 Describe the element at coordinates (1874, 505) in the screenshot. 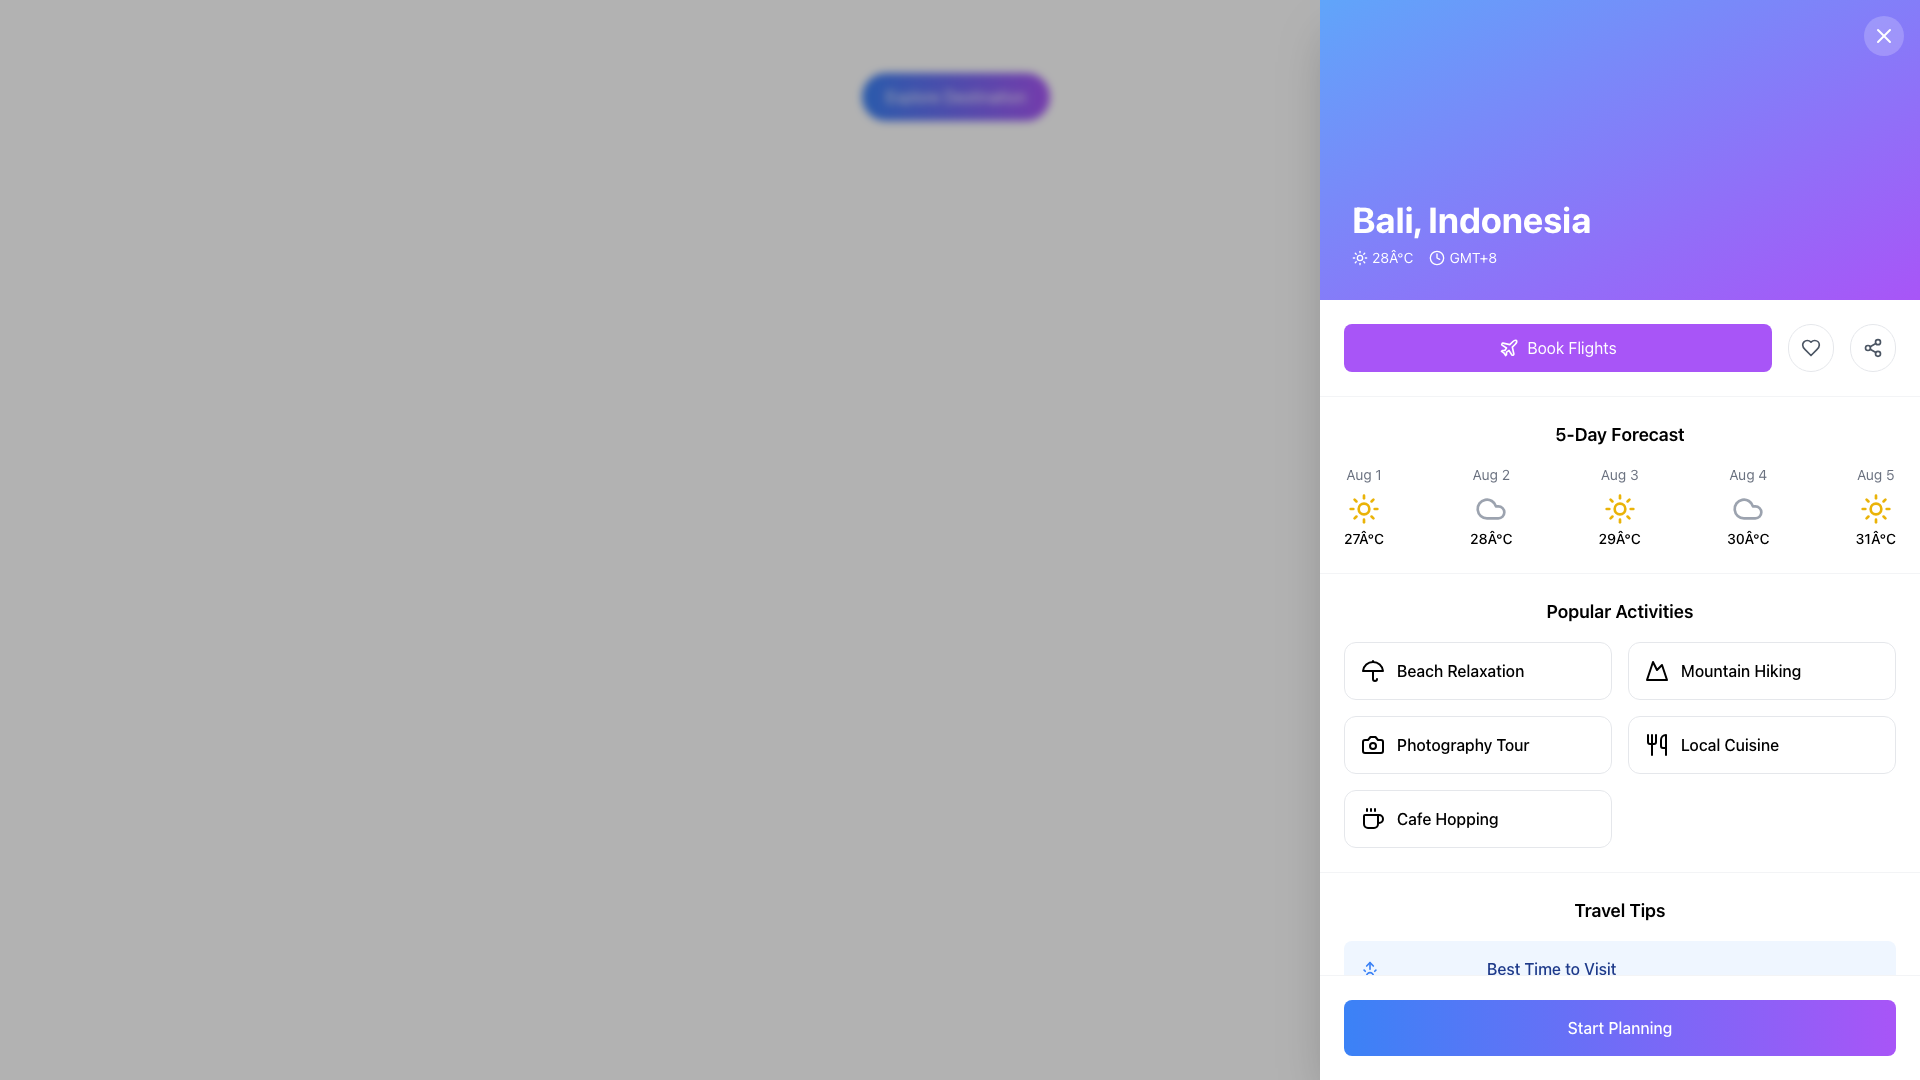

I see `weather information displayed in the Weather Forecast Display for August 5, which indicates a sunny day with a high temperature of 31°C` at that location.